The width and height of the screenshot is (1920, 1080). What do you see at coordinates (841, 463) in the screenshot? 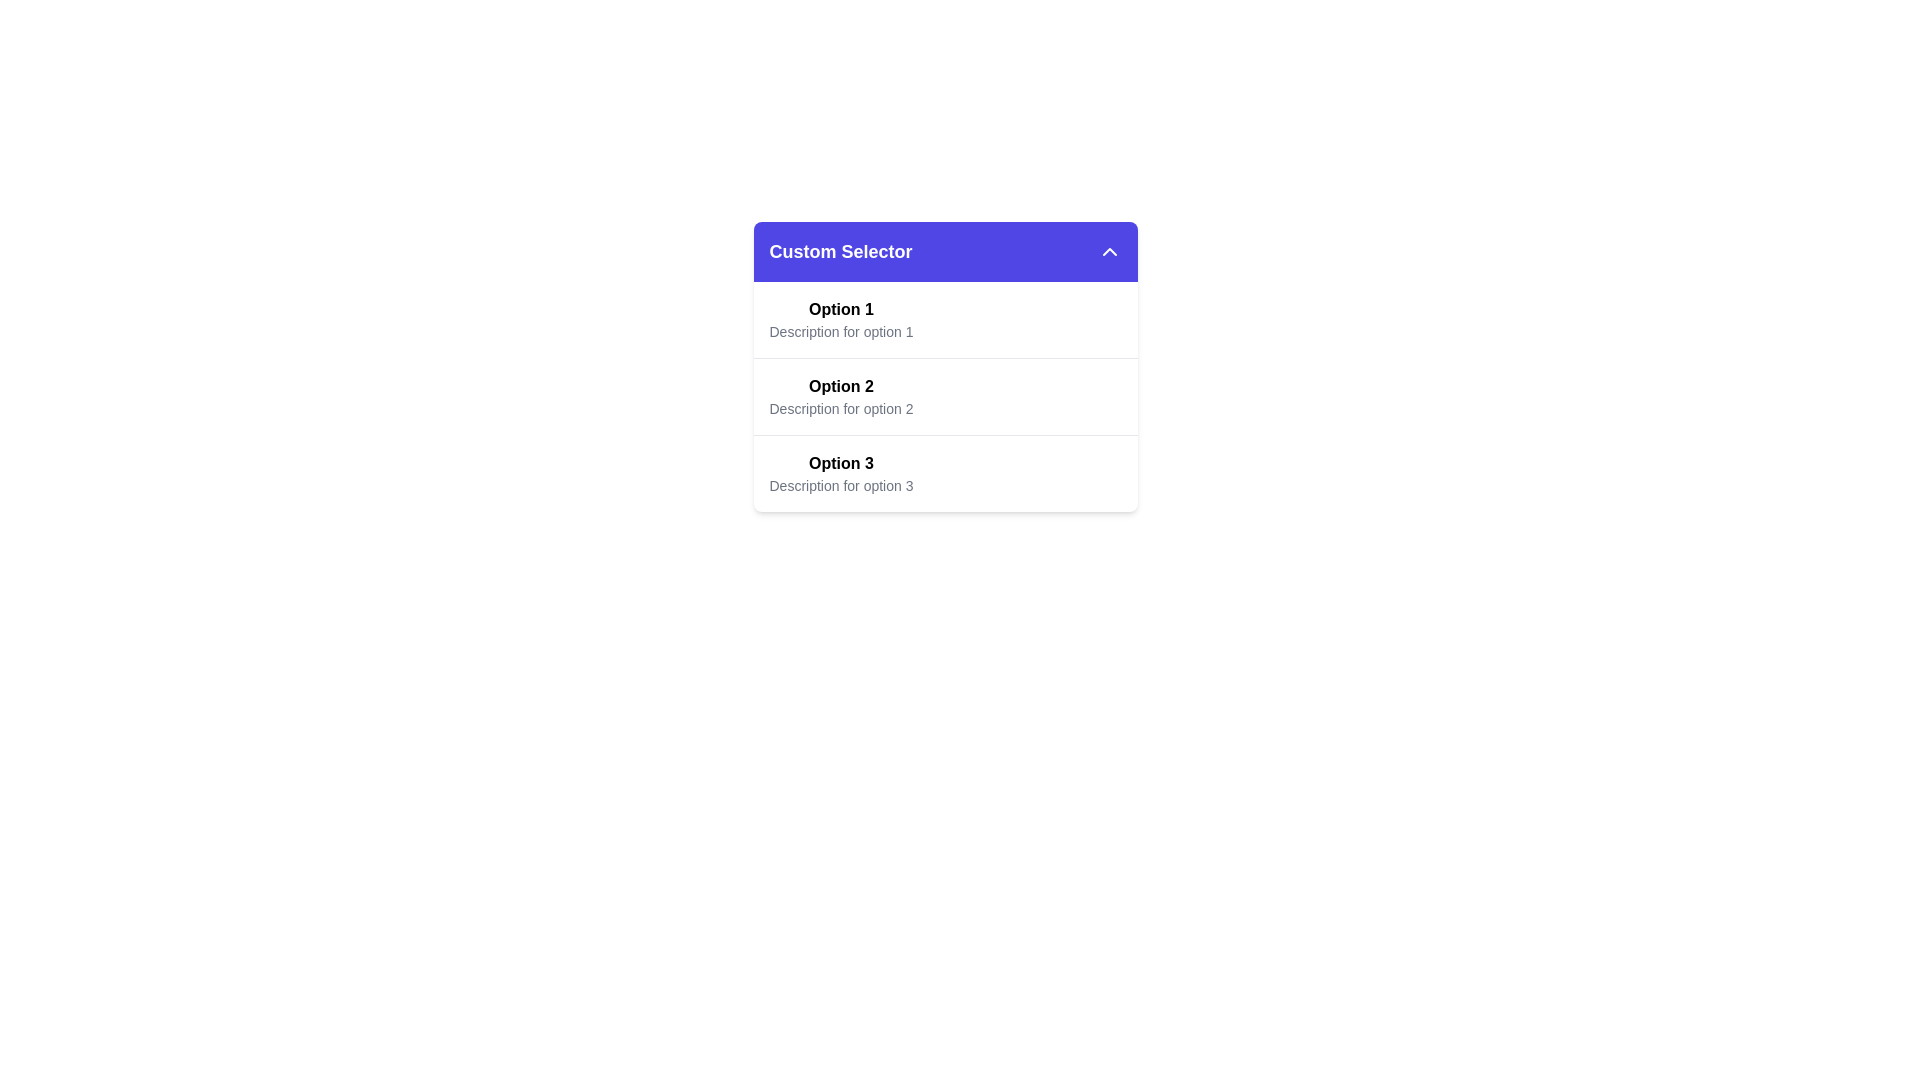
I see `the bold text label that serves as the title for a selectable option in the dropdown menu under the purple header labeled 'Custom Selector'` at bounding box center [841, 463].